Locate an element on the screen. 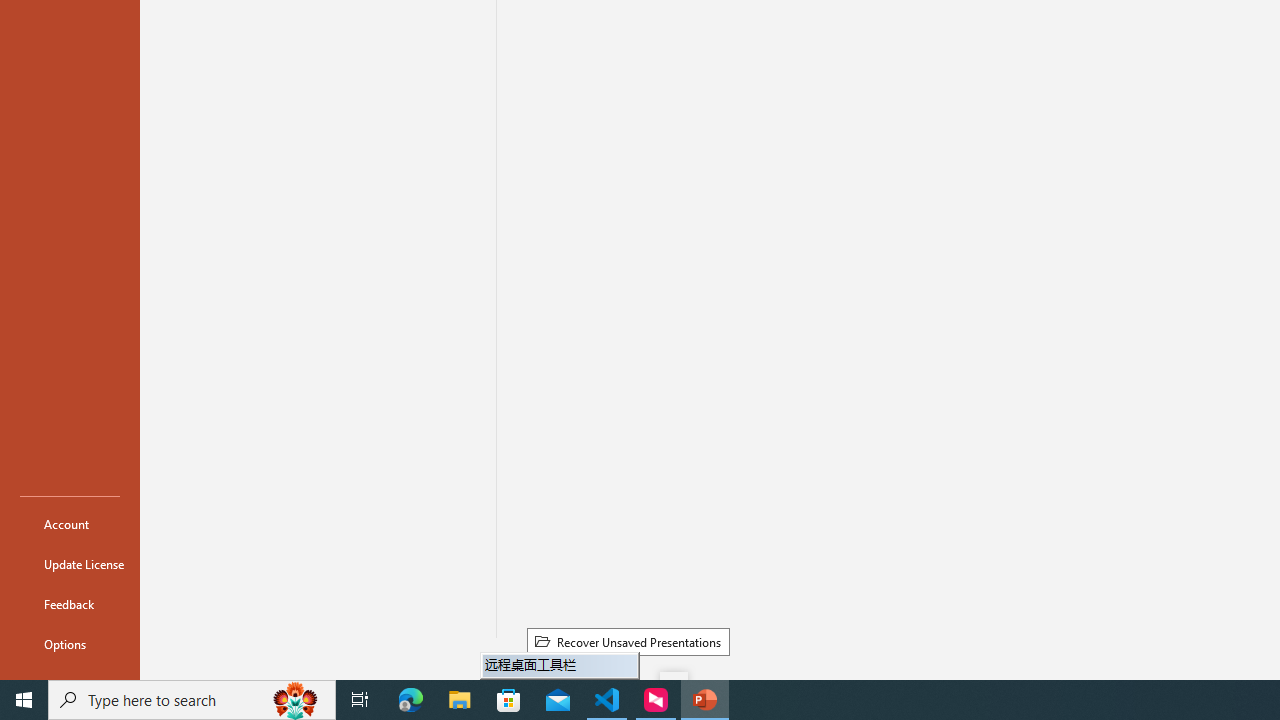 This screenshot has height=720, width=1280. 'Recover Unsaved Presentations' is located at coordinates (627, 641).